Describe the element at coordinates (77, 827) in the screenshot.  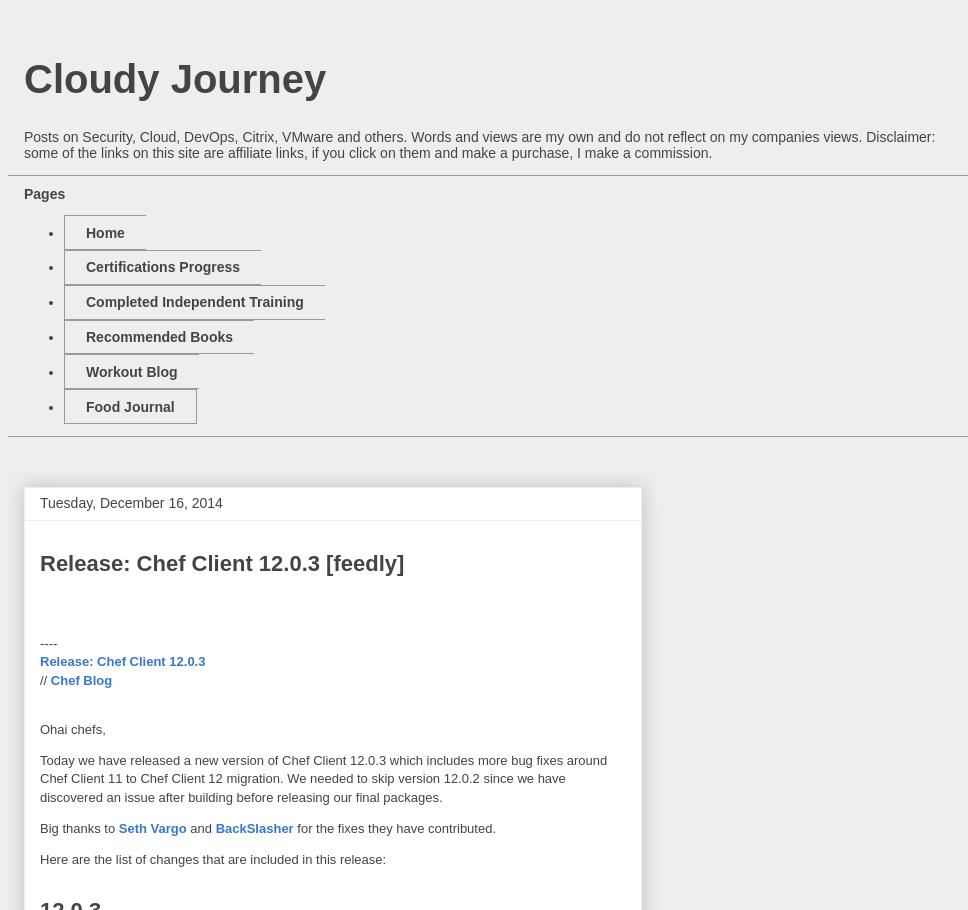
I see `'Big thanks to'` at that location.